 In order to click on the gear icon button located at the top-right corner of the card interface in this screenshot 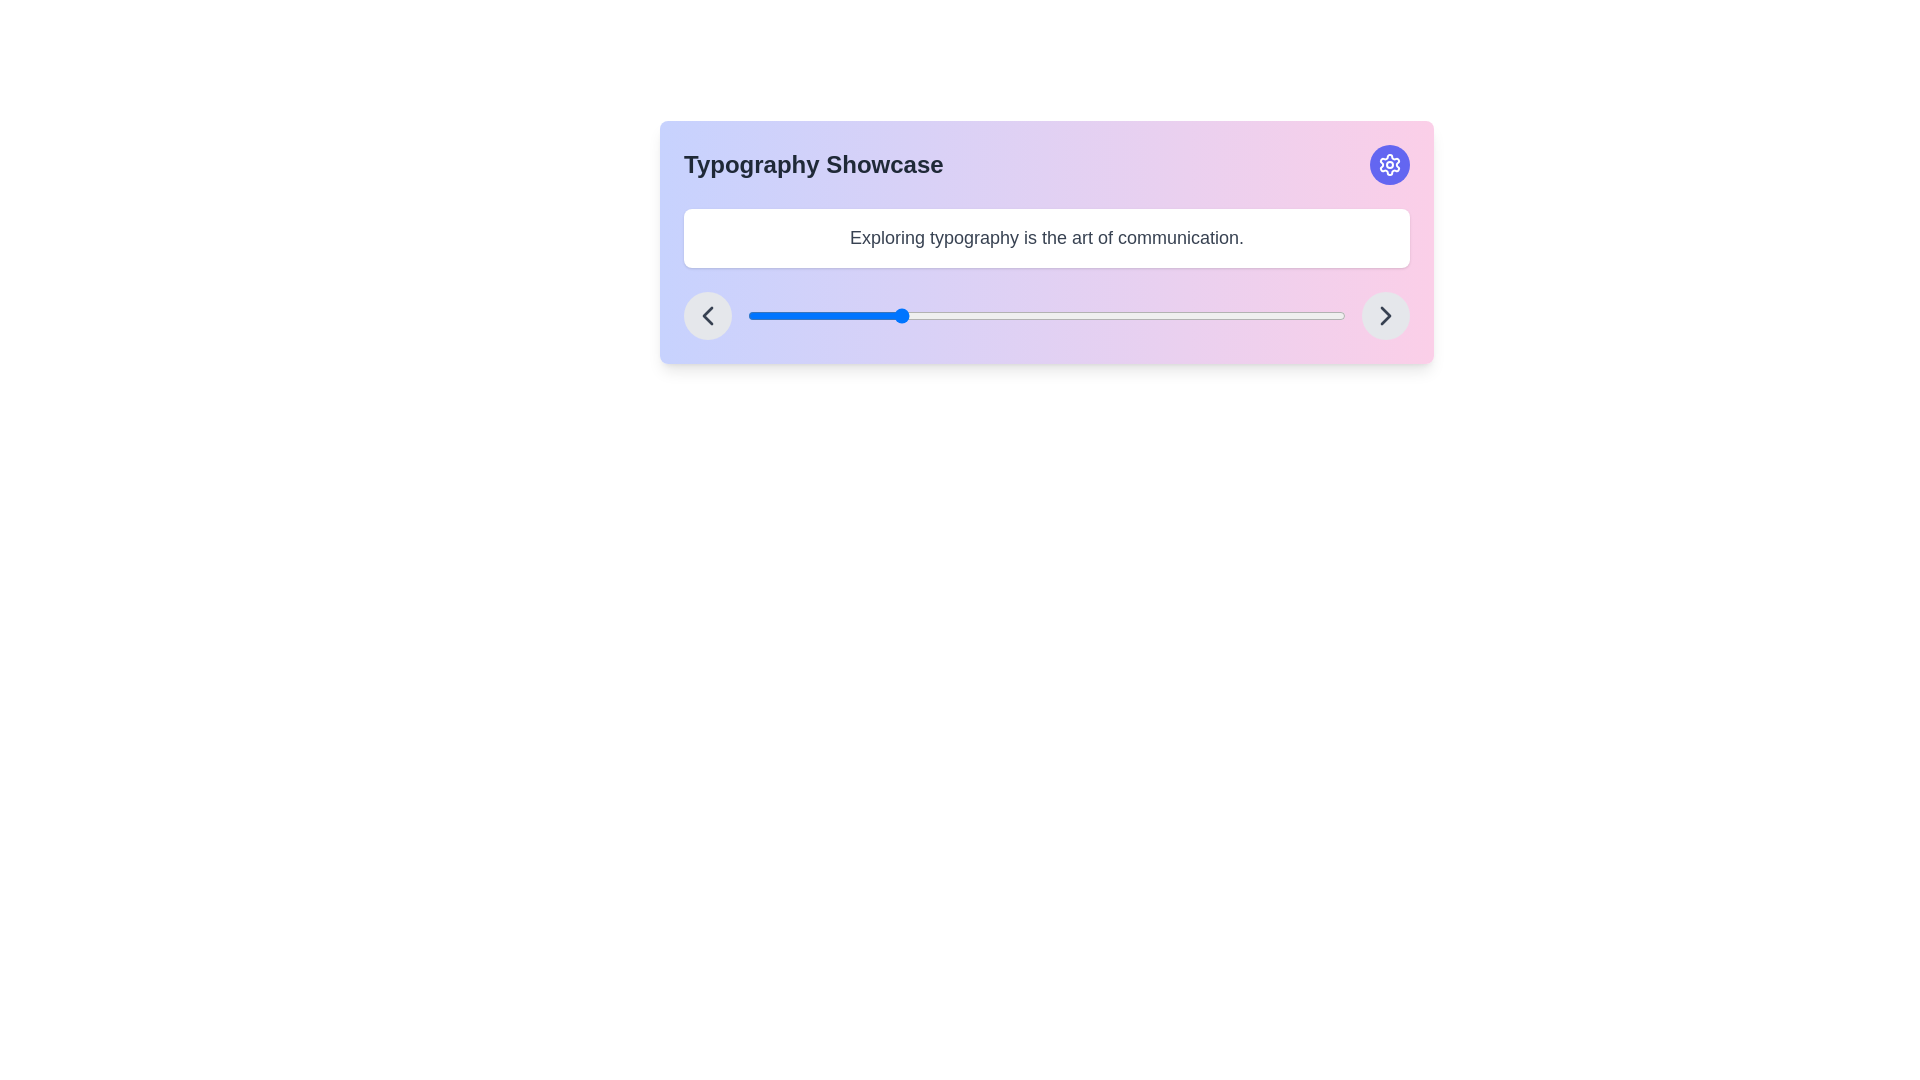, I will do `click(1389, 164)`.